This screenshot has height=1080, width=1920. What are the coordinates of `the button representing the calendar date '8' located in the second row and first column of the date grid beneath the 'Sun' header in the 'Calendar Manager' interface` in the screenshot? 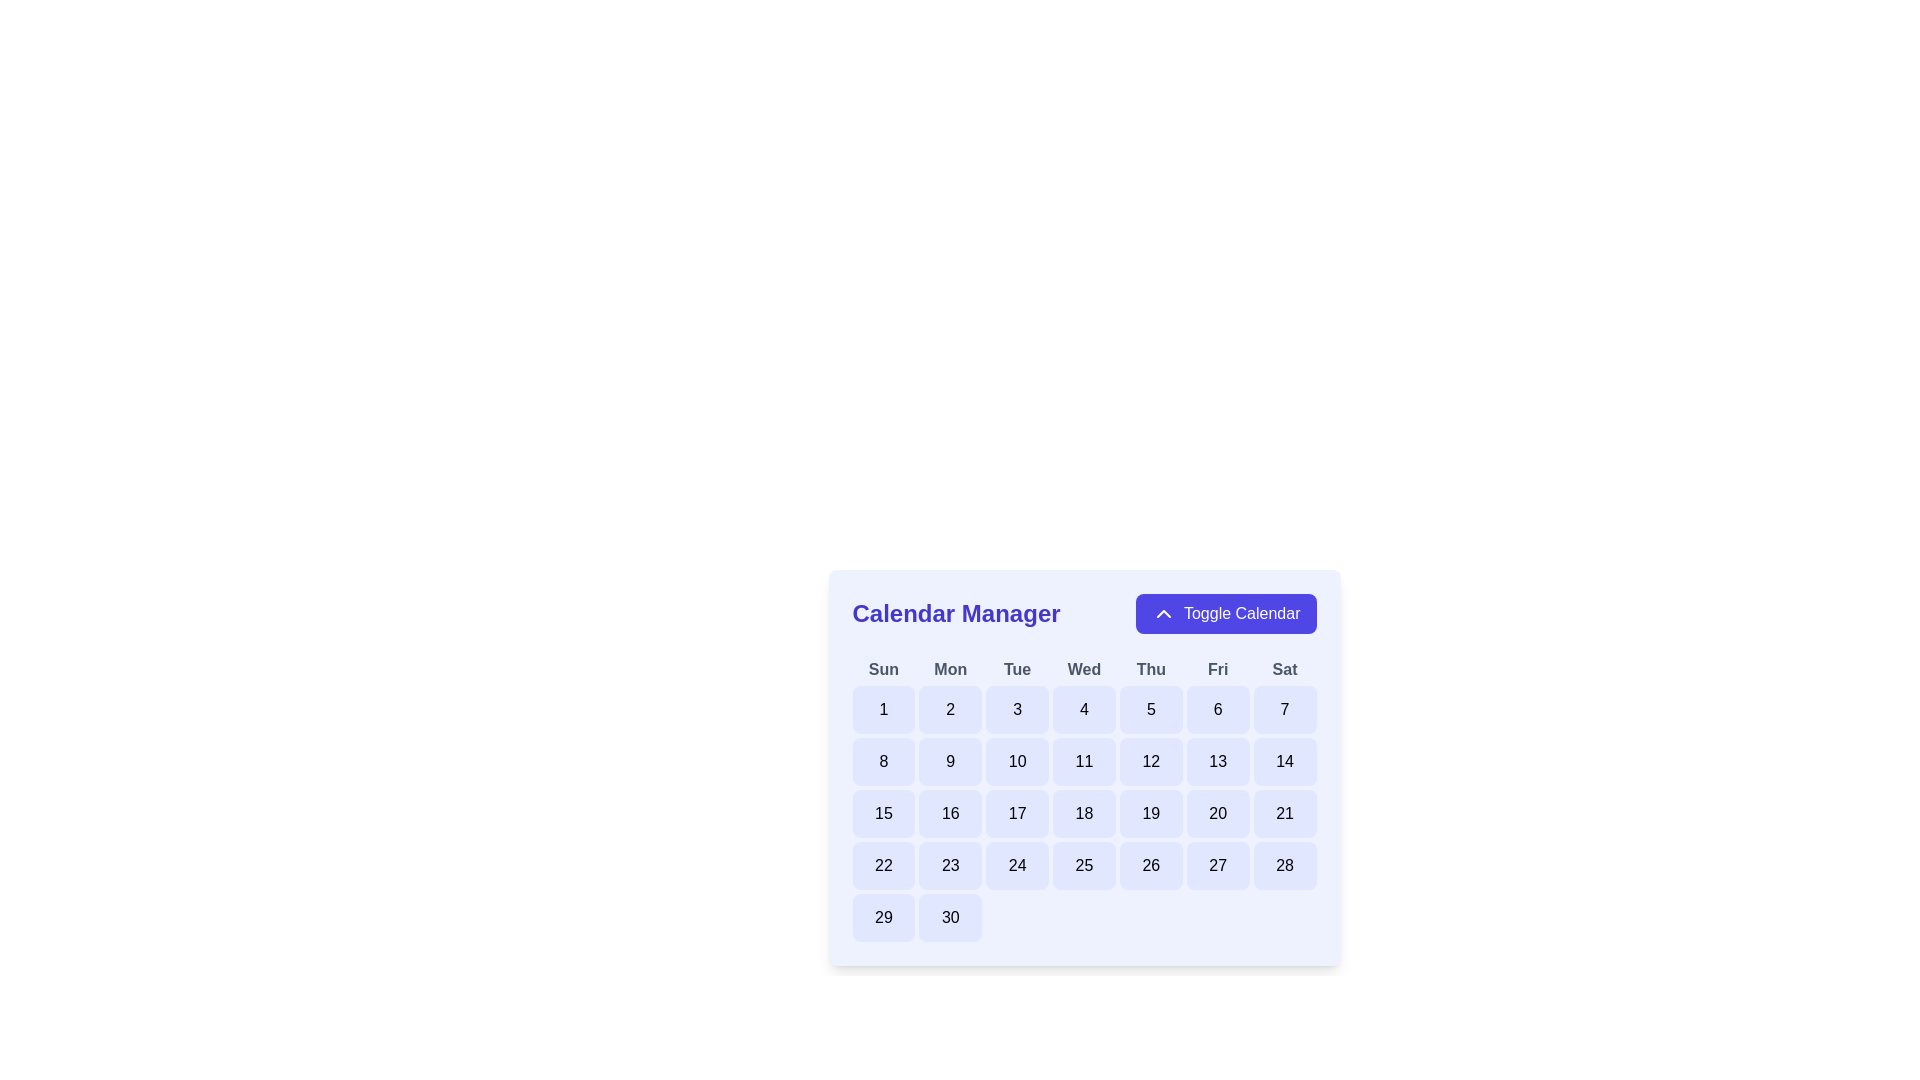 It's located at (882, 762).